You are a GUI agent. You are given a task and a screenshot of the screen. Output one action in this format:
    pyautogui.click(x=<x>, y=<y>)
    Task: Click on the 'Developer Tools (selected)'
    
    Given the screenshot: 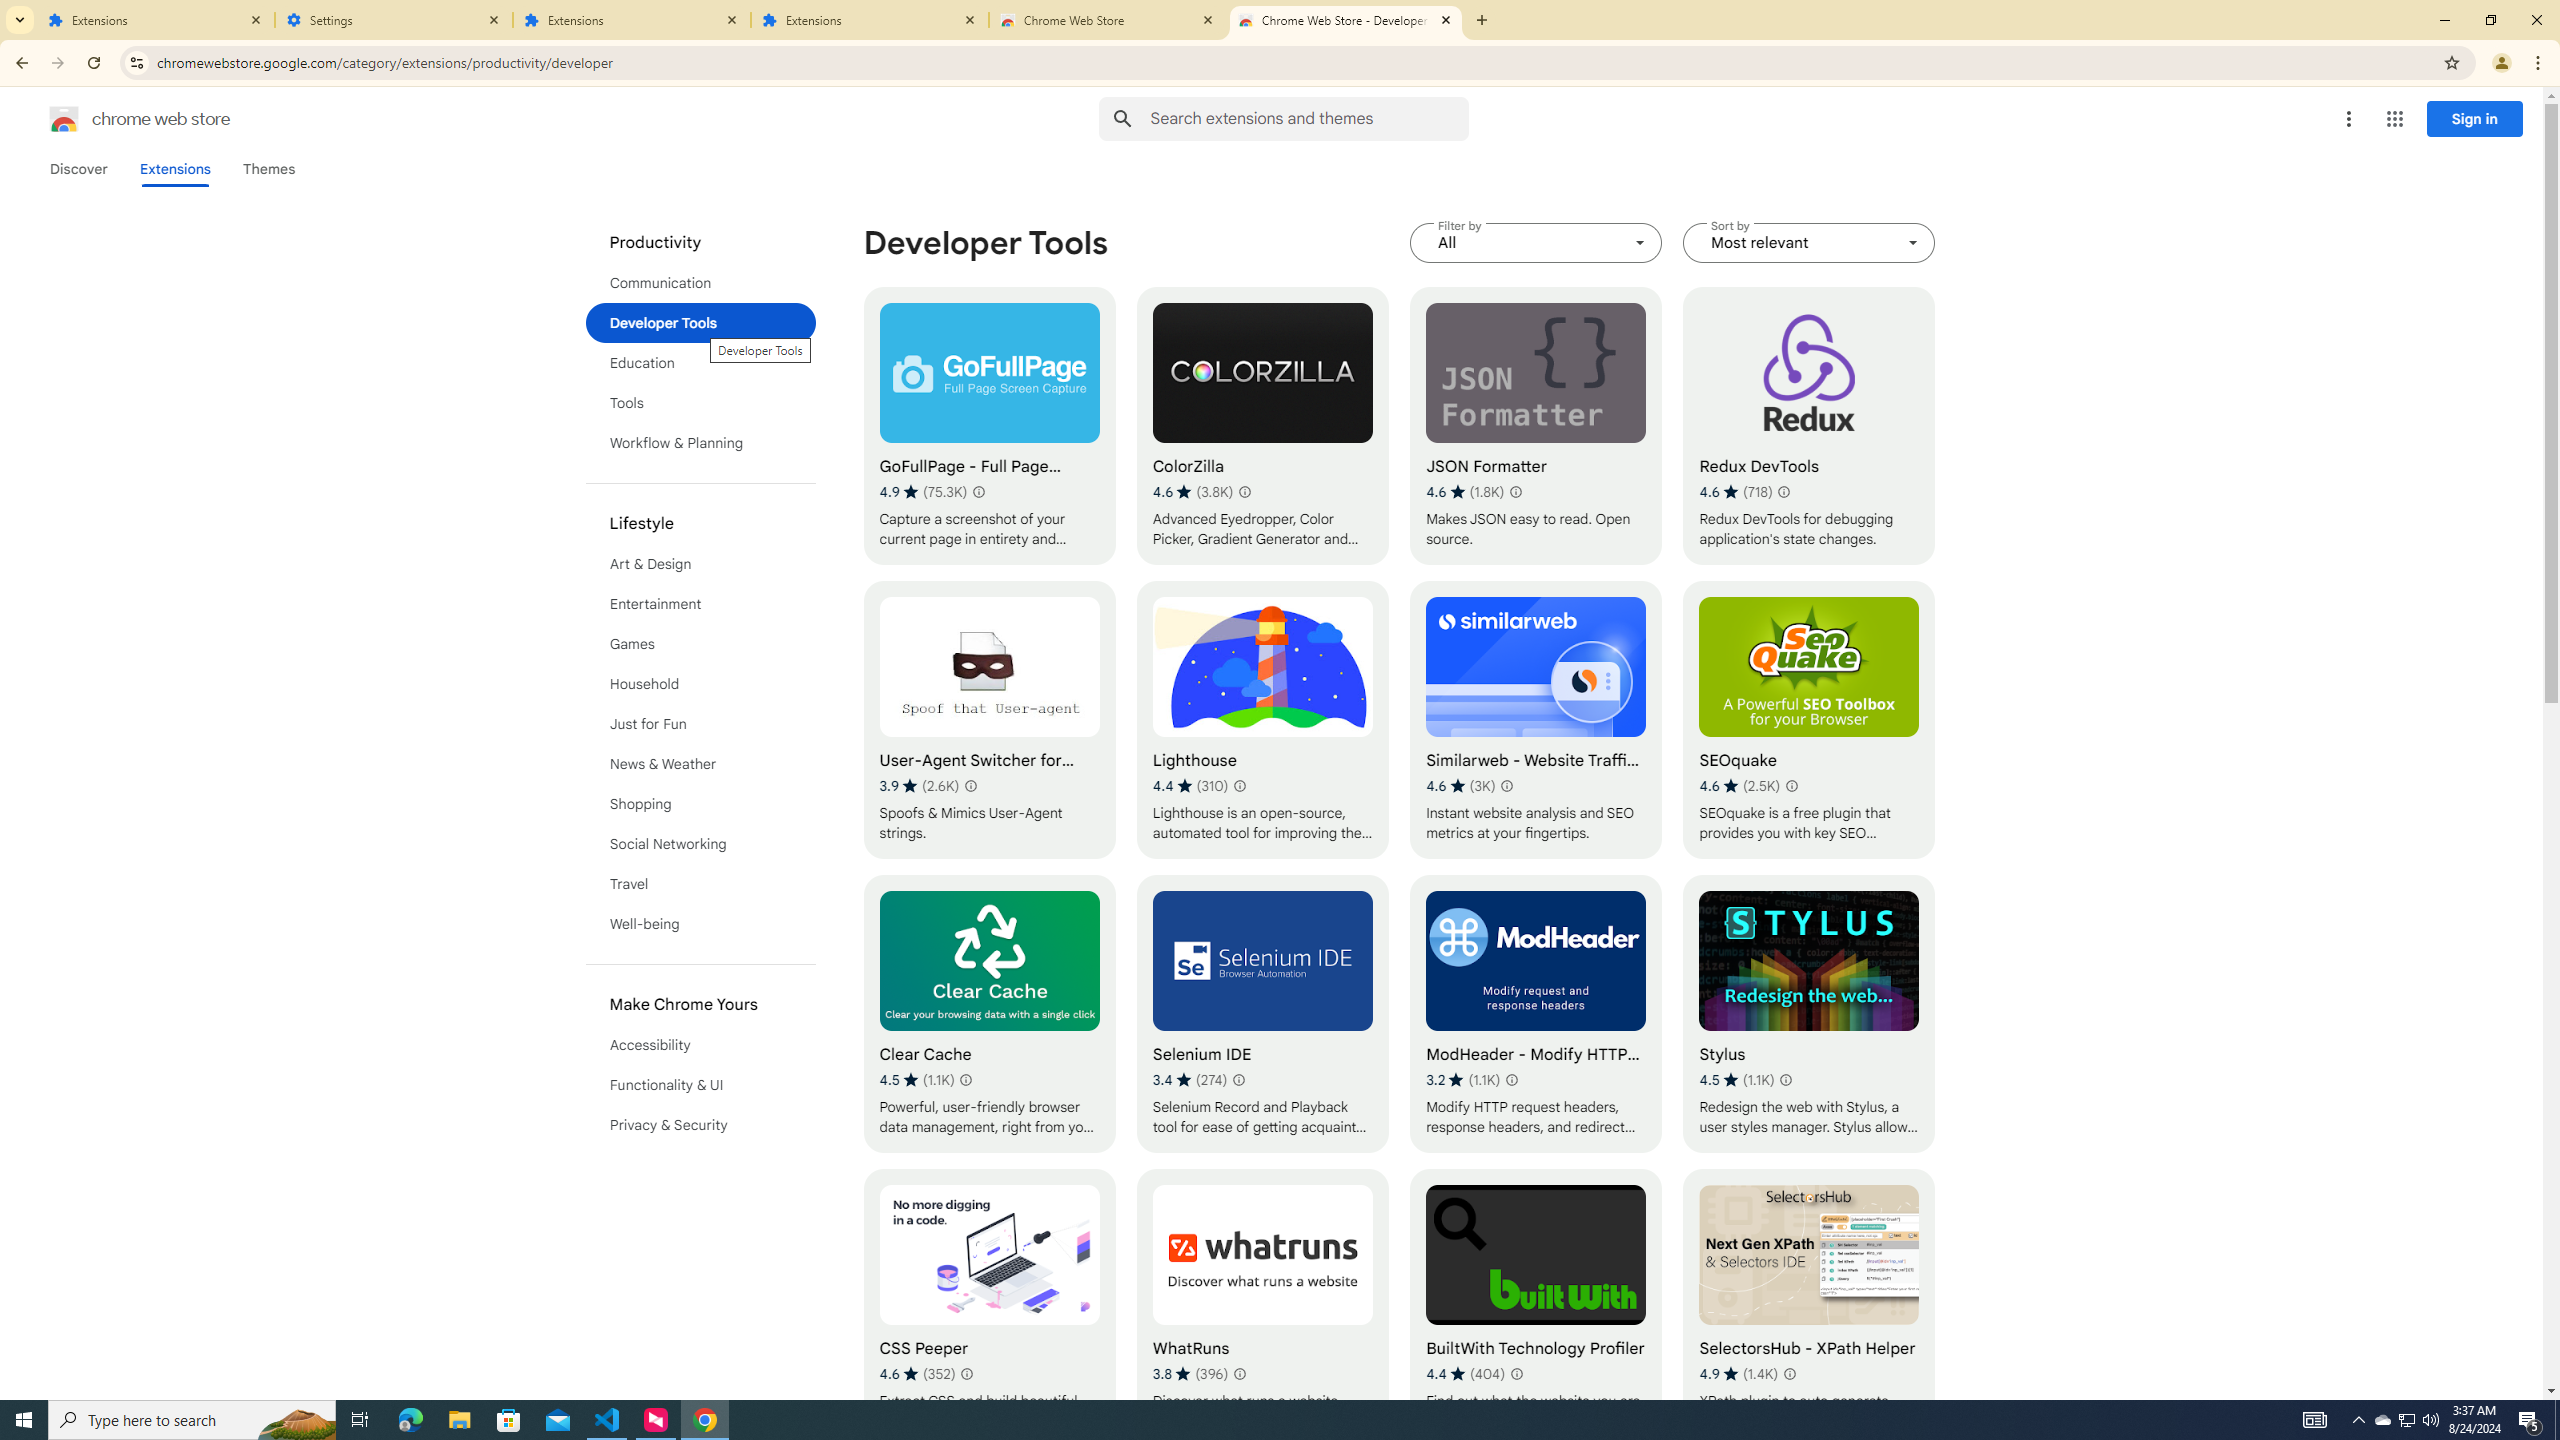 What is the action you would take?
    pyautogui.click(x=701, y=321)
    